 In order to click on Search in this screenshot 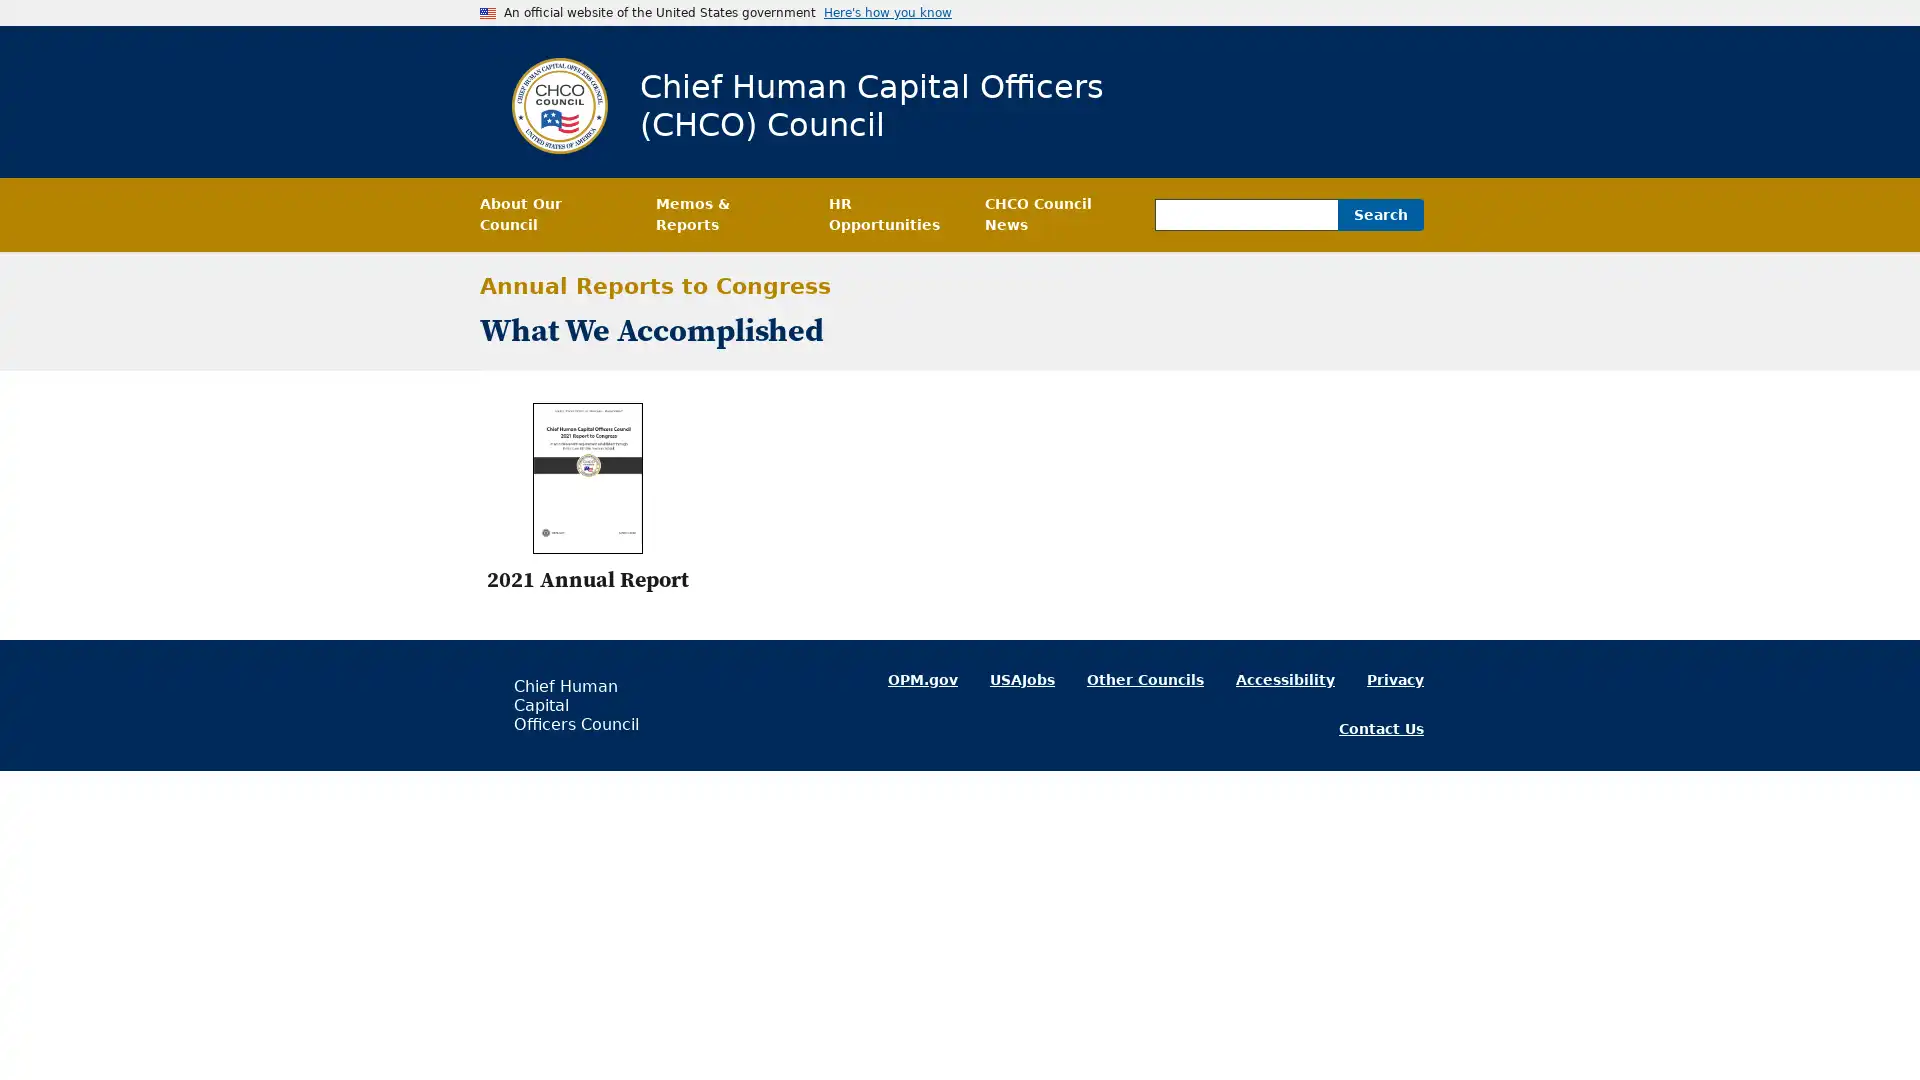, I will do `click(1380, 215)`.